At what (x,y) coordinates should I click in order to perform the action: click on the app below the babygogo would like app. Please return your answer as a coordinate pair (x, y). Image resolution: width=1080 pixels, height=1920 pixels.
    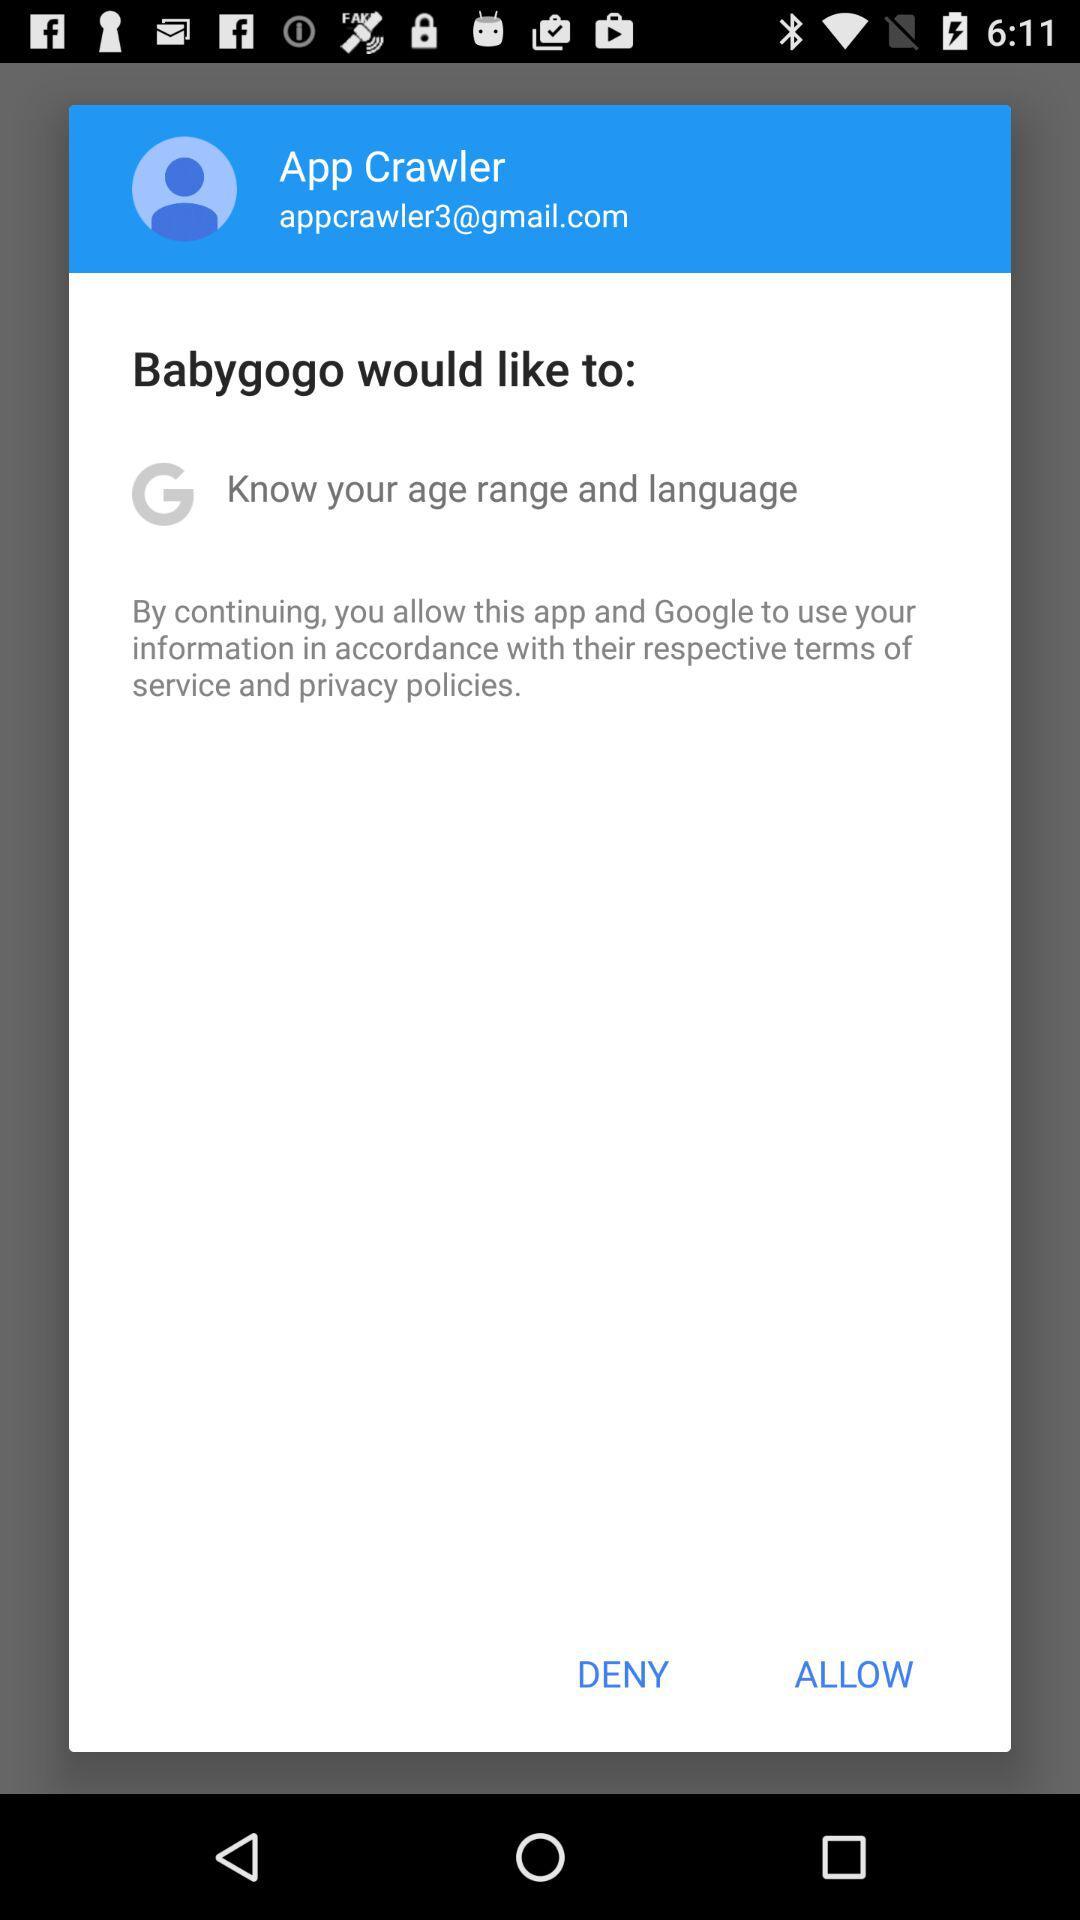
    Looking at the image, I should click on (511, 487).